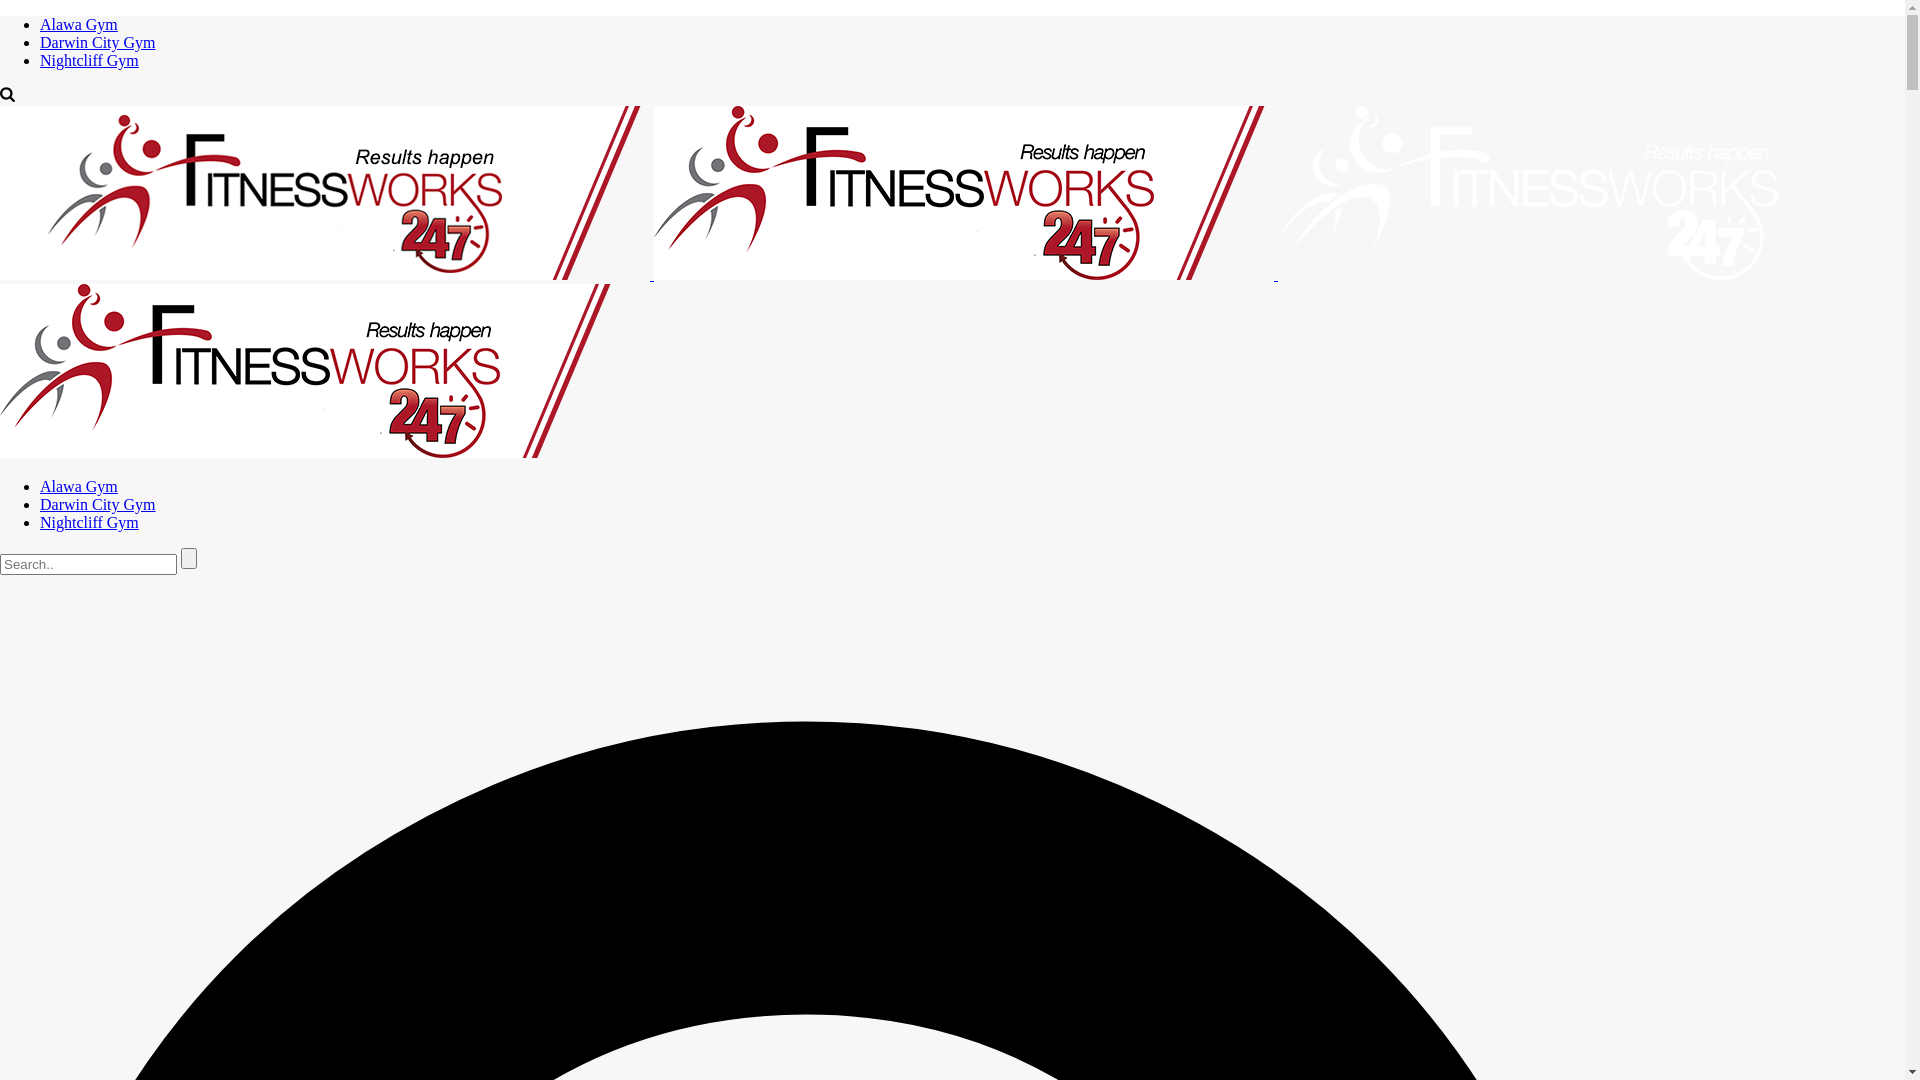 The width and height of the screenshot is (1920, 1080). What do you see at coordinates (88, 59) in the screenshot?
I see `'Nightcliff Gym'` at bounding box center [88, 59].